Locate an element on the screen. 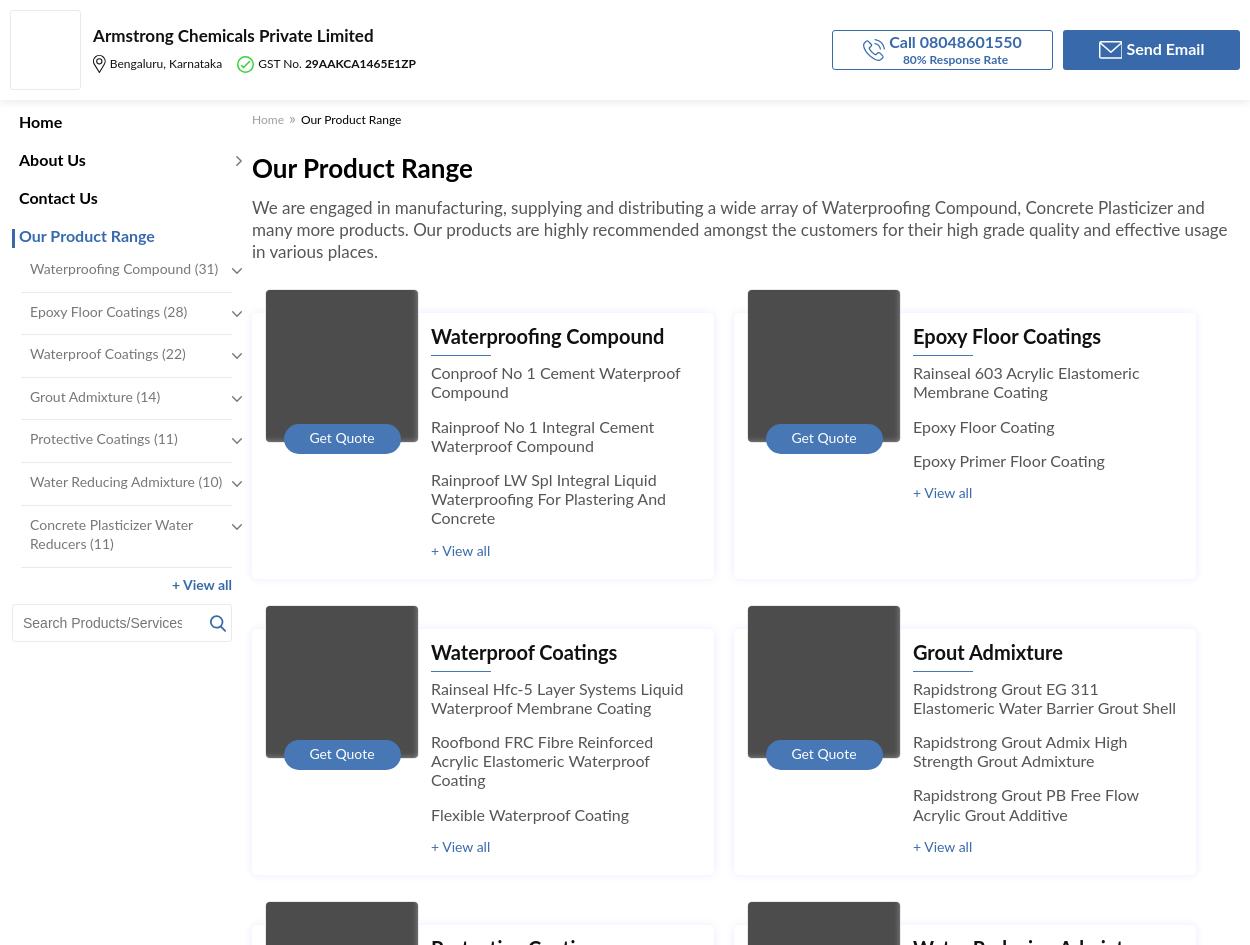 The height and width of the screenshot is (945, 1250). 'Protective Coatings (11)' is located at coordinates (102, 439).